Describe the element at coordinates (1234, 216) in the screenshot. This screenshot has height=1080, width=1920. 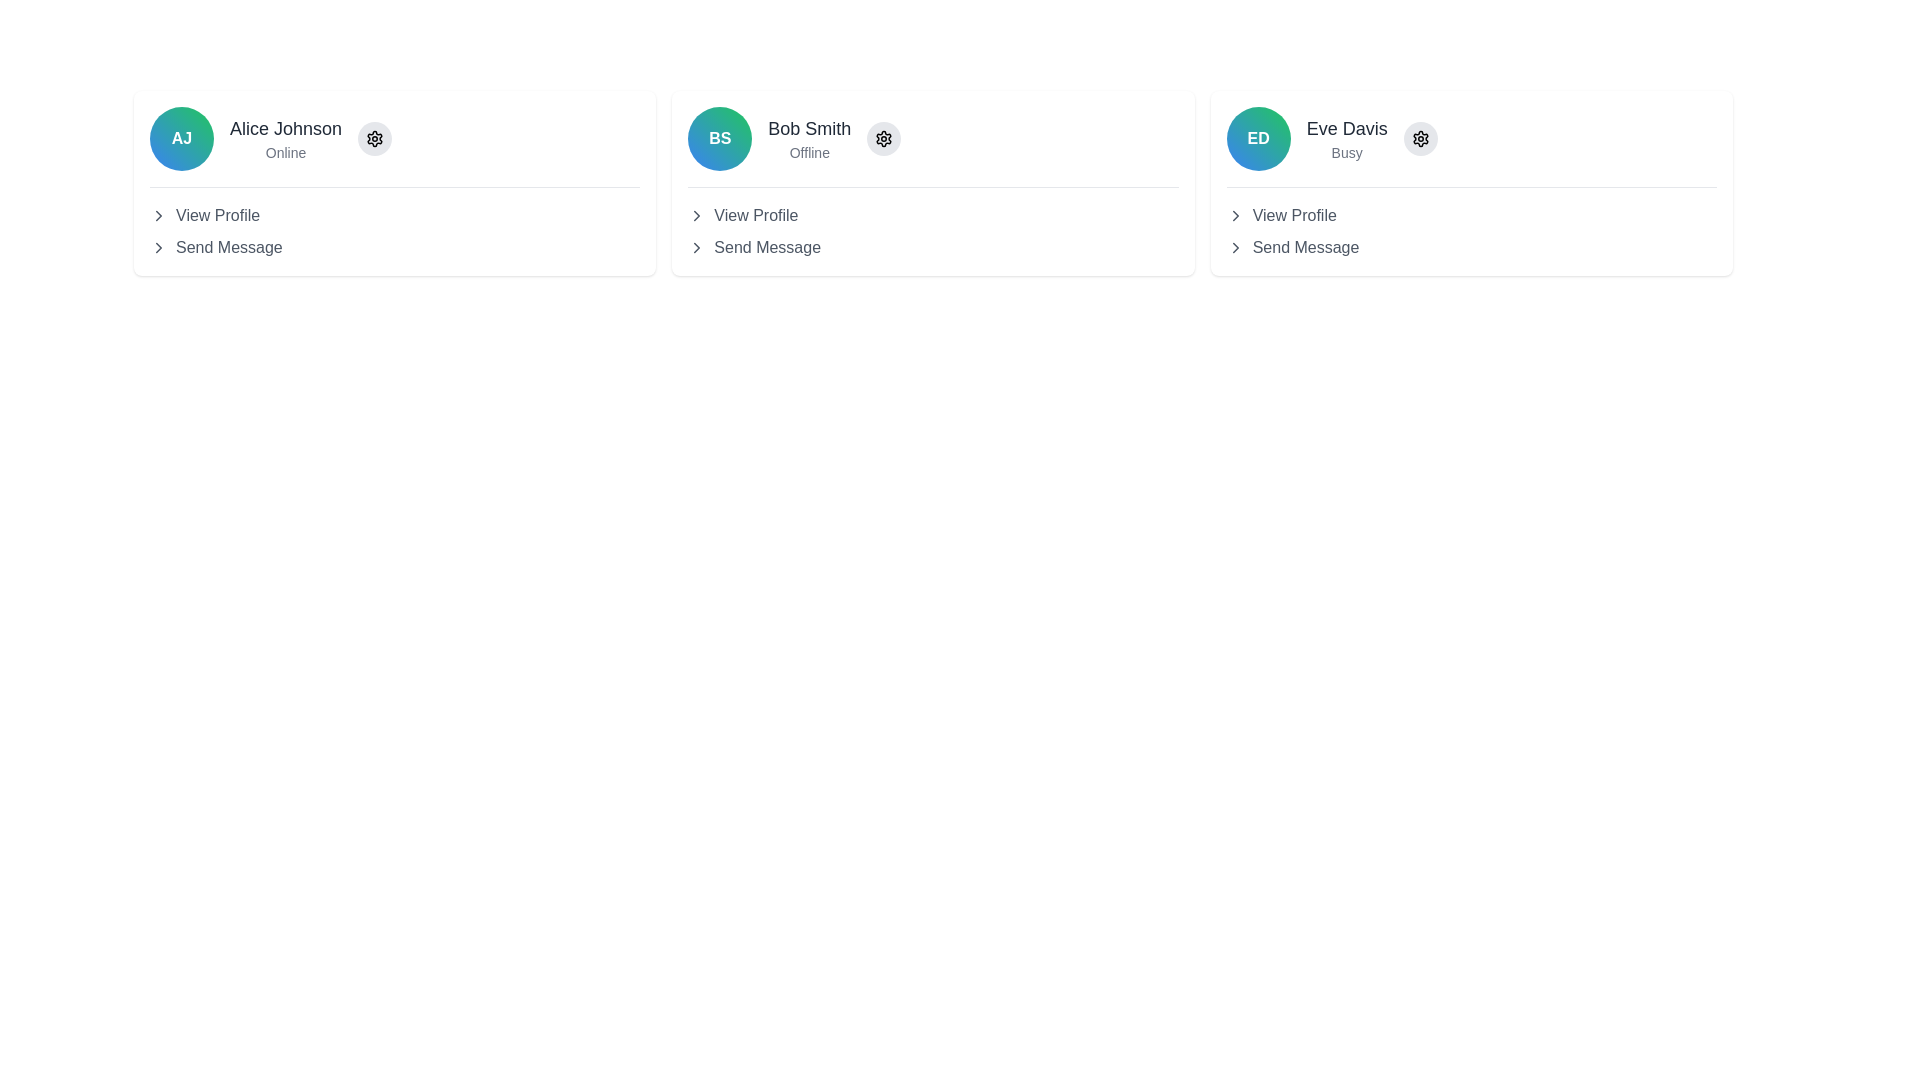
I see `the arrow icon pointing to the right located in the bottom section of the third card` at that location.